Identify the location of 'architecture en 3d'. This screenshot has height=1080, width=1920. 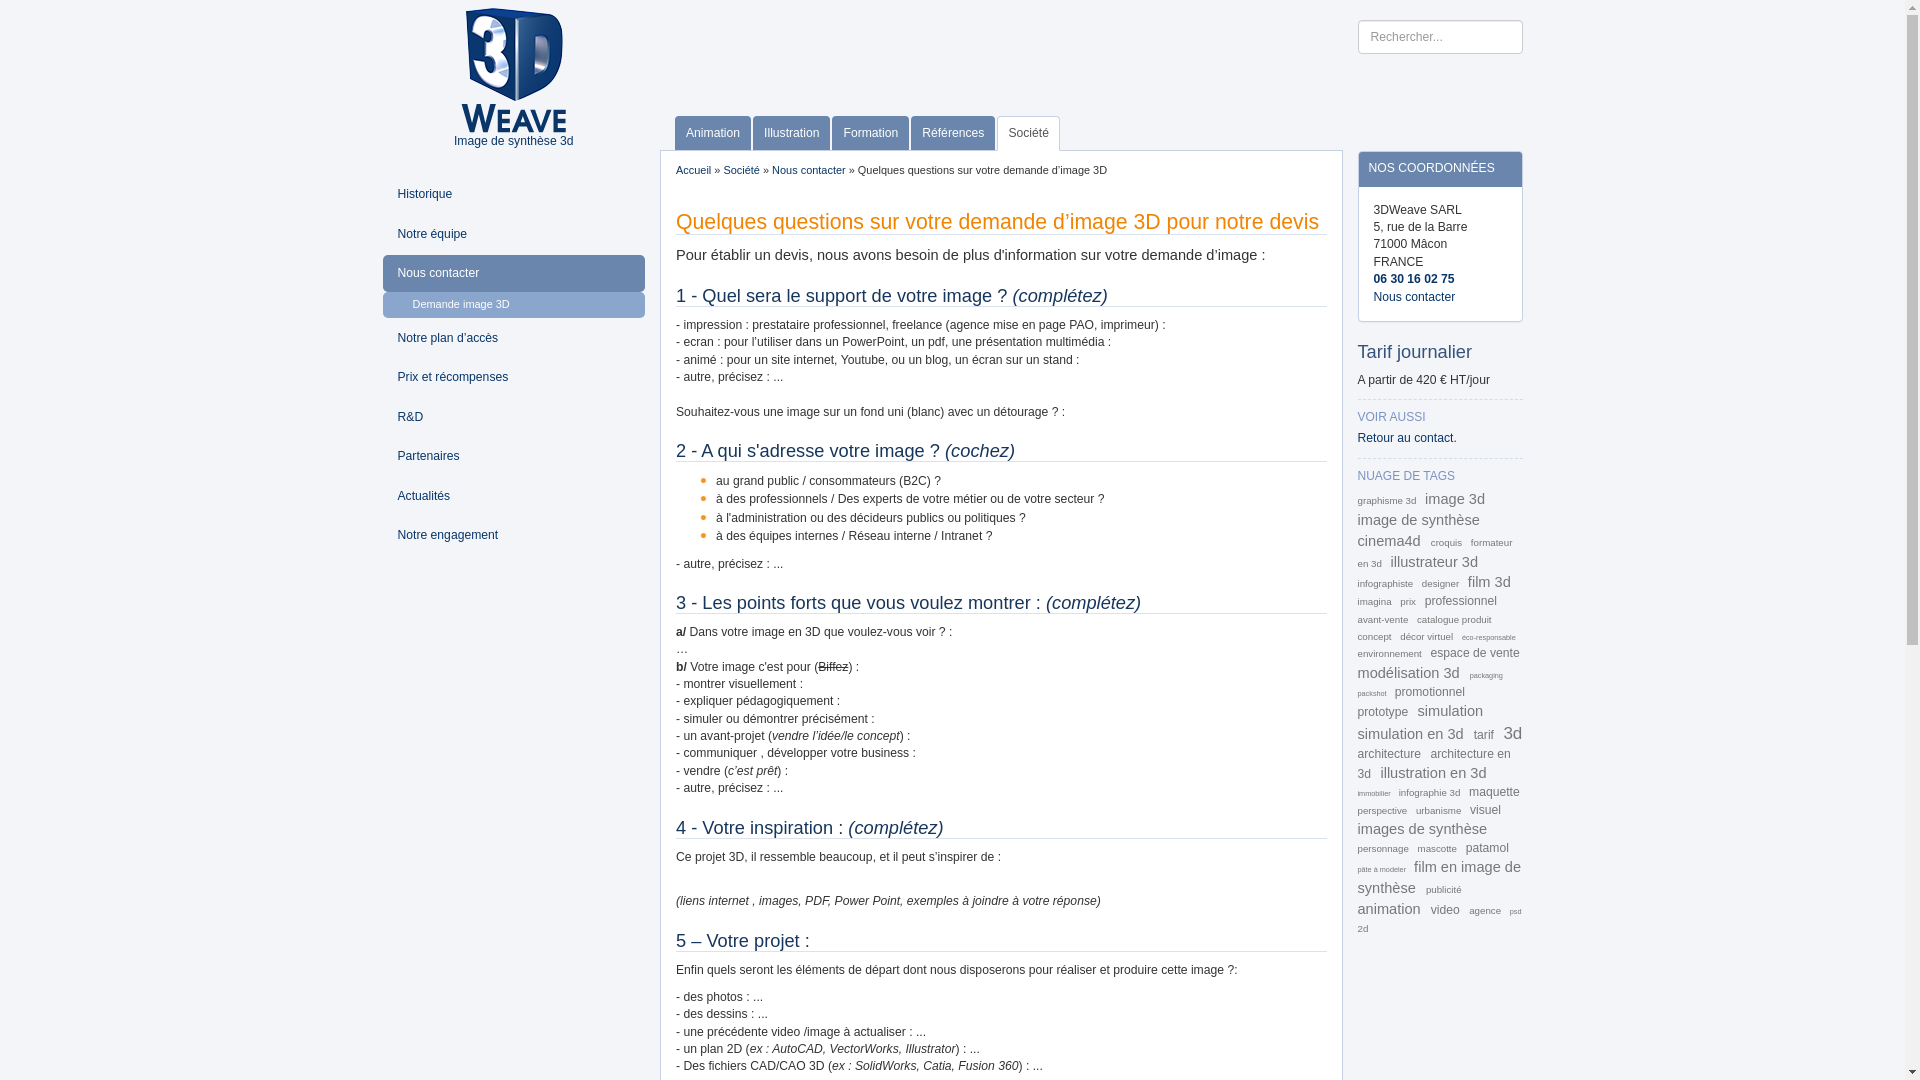
(1433, 763).